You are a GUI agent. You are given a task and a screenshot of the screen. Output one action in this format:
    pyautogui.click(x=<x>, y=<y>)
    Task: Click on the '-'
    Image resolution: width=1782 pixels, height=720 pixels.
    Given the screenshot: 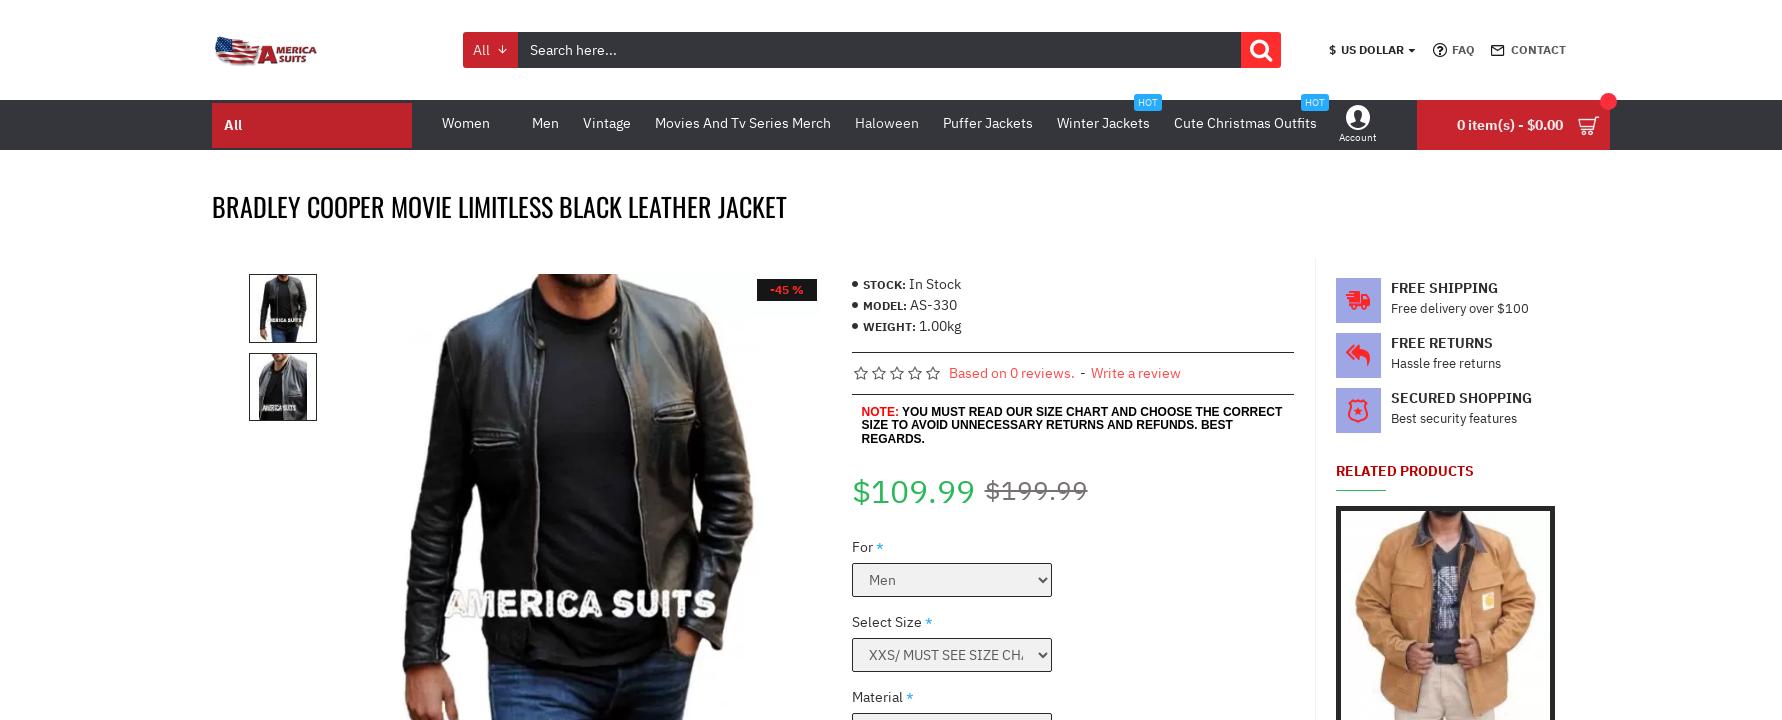 What is the action you would take?
    pyautogui.click(x=1082, y=373)
    